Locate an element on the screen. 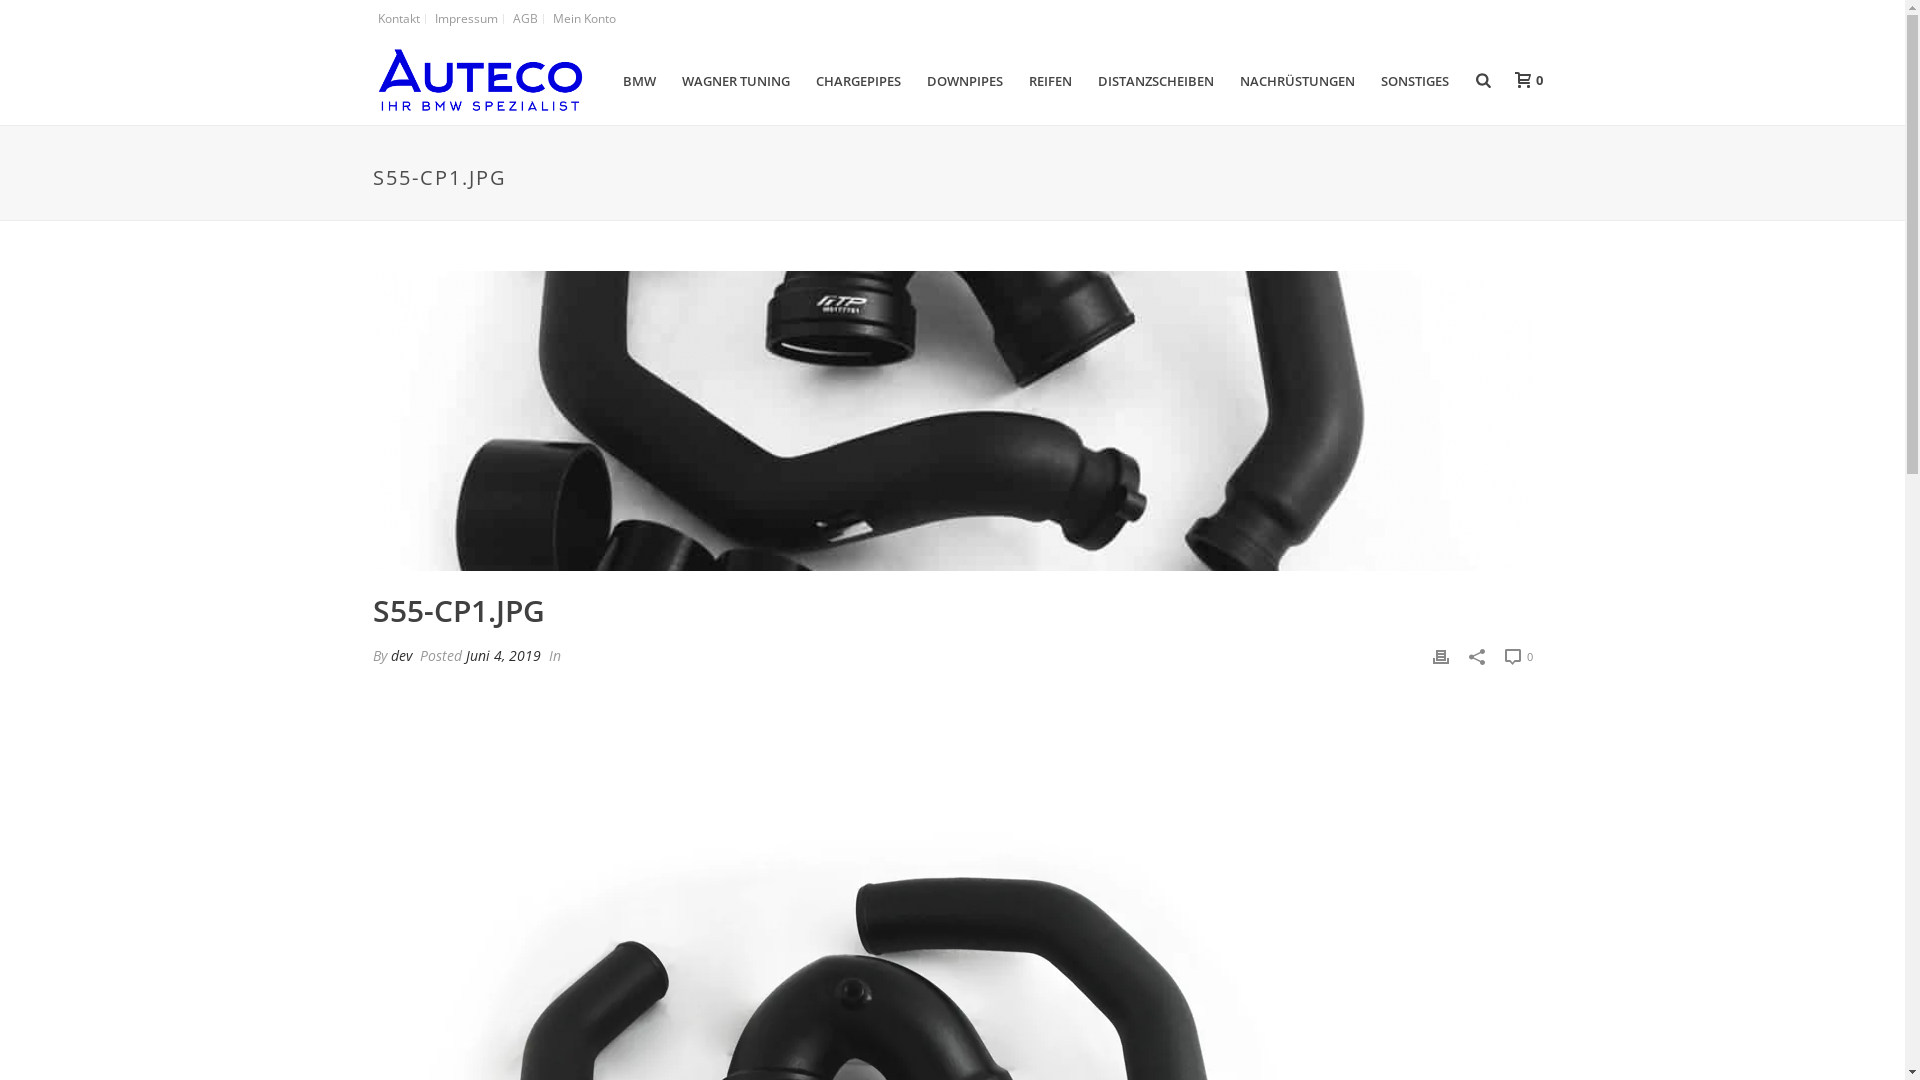 This screenshot has height=1080, width=1920. '0' is located at coordinates (1521, 78).